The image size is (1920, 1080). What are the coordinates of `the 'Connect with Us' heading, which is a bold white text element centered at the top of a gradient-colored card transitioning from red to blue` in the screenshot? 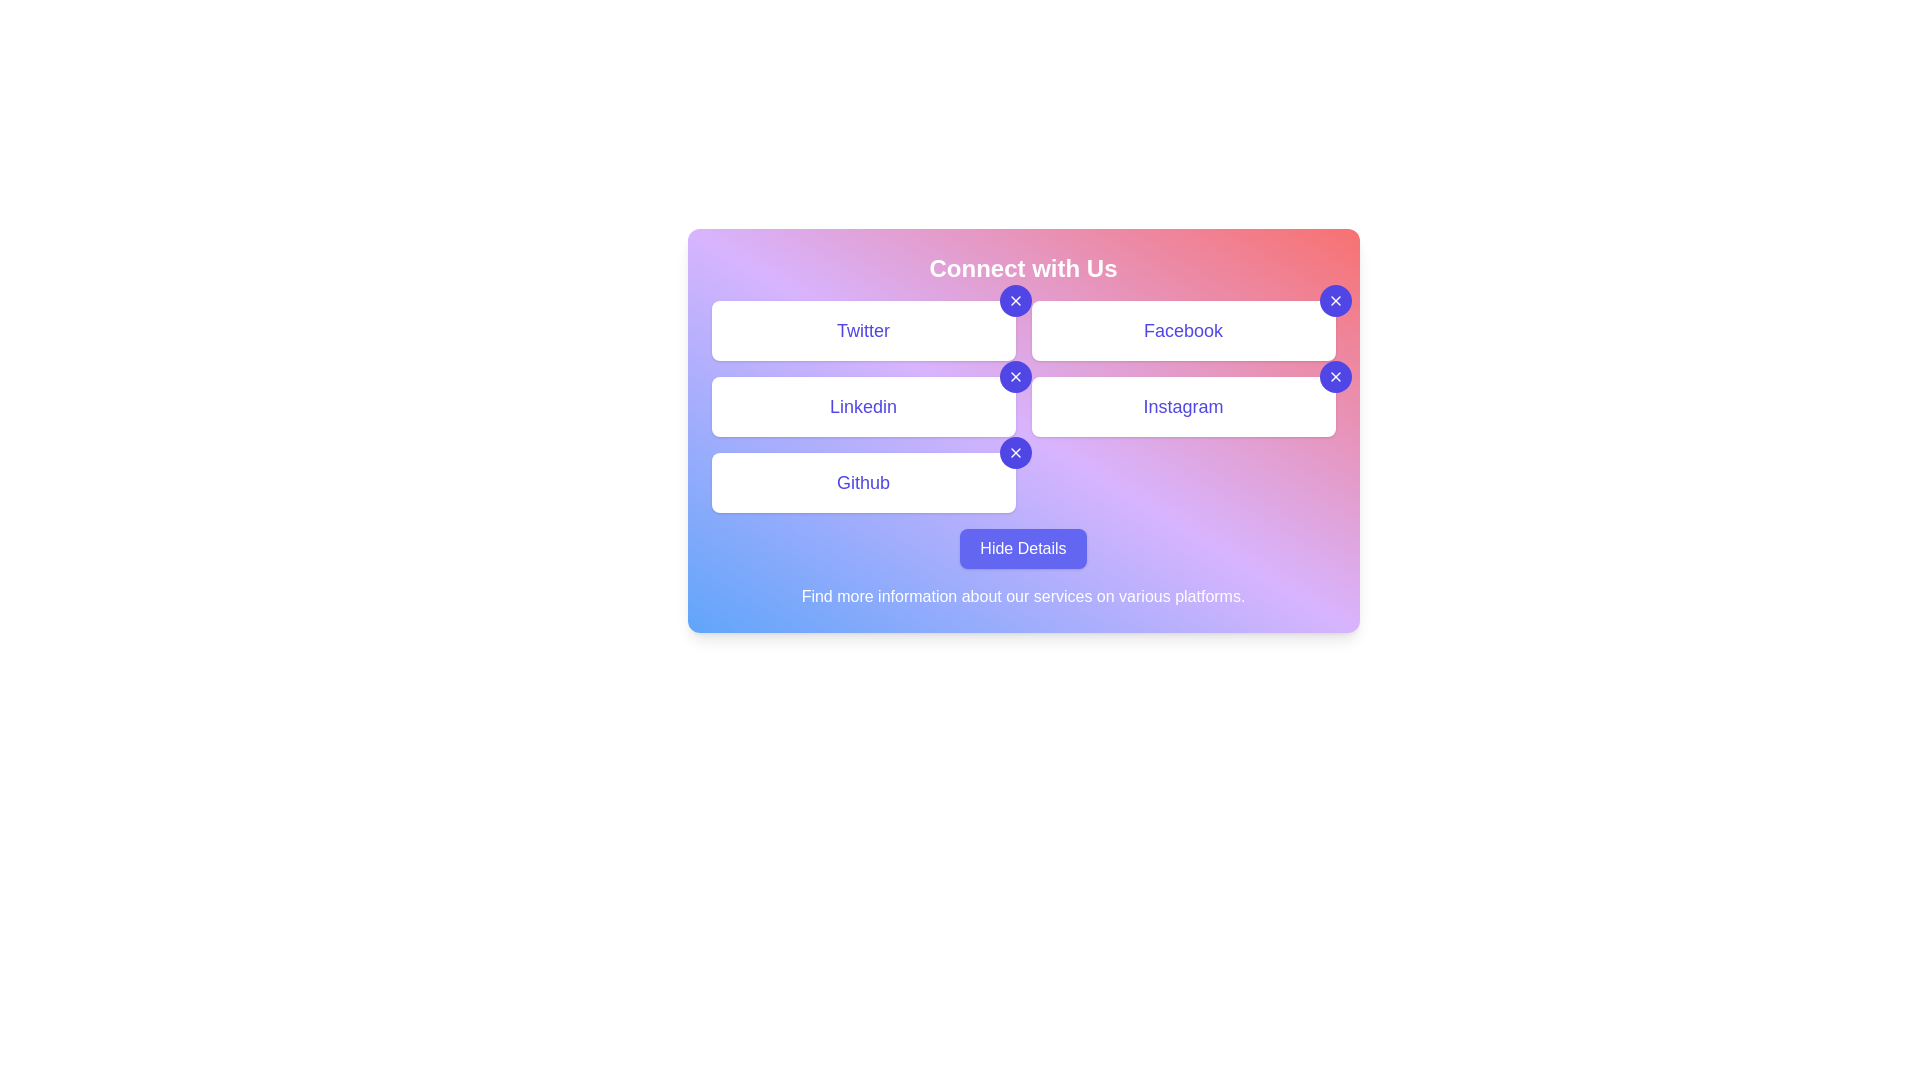 It's located at (1023, 268).